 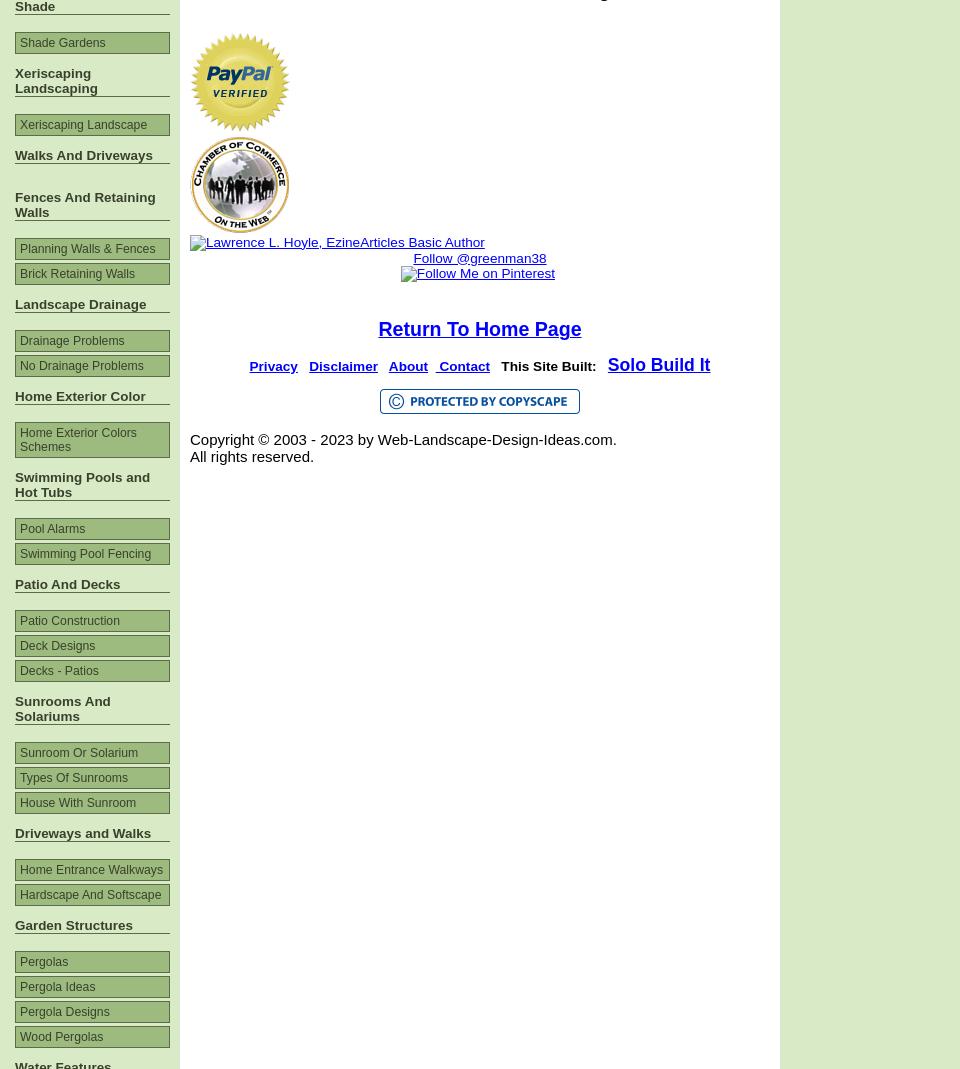 What do you see at coordinates (18, 272) in the screenshot?
I see `'Brick Retaining Walls'` at bounding box center [18, 272].